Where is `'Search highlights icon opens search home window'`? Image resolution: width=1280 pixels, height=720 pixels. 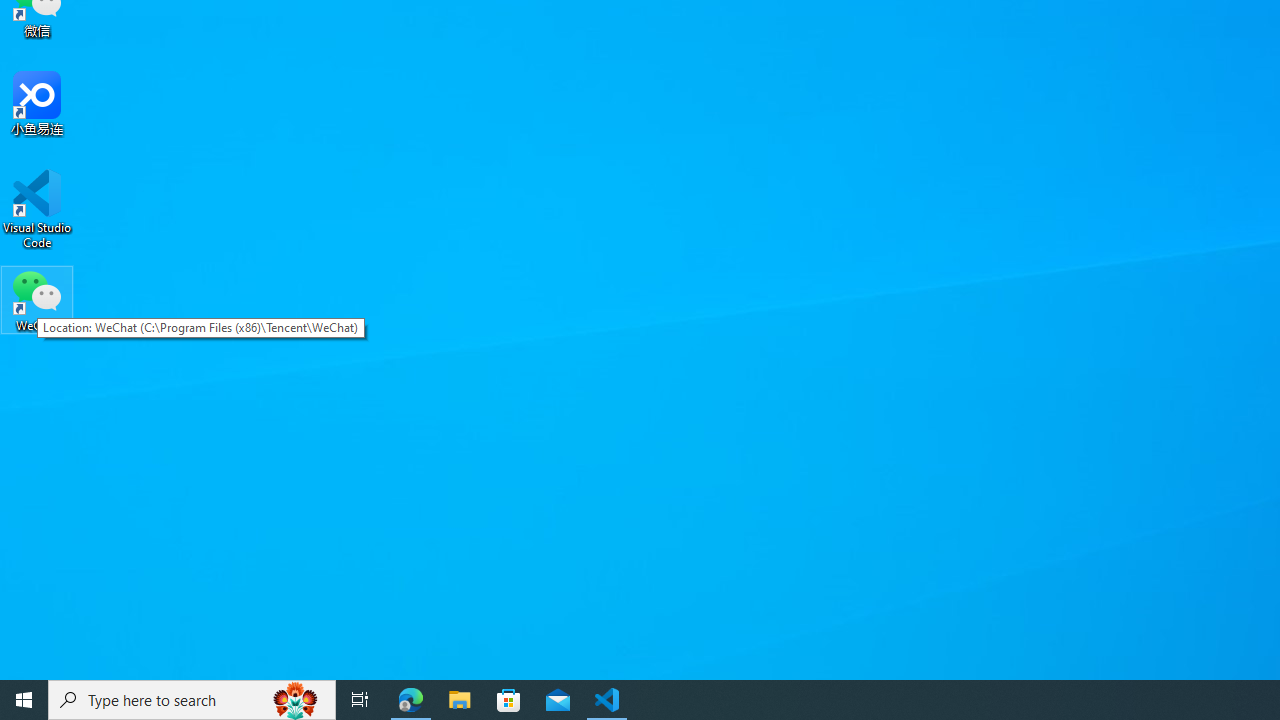 'Search highlights icon opens search home window' is located at coordinates (294, 698).